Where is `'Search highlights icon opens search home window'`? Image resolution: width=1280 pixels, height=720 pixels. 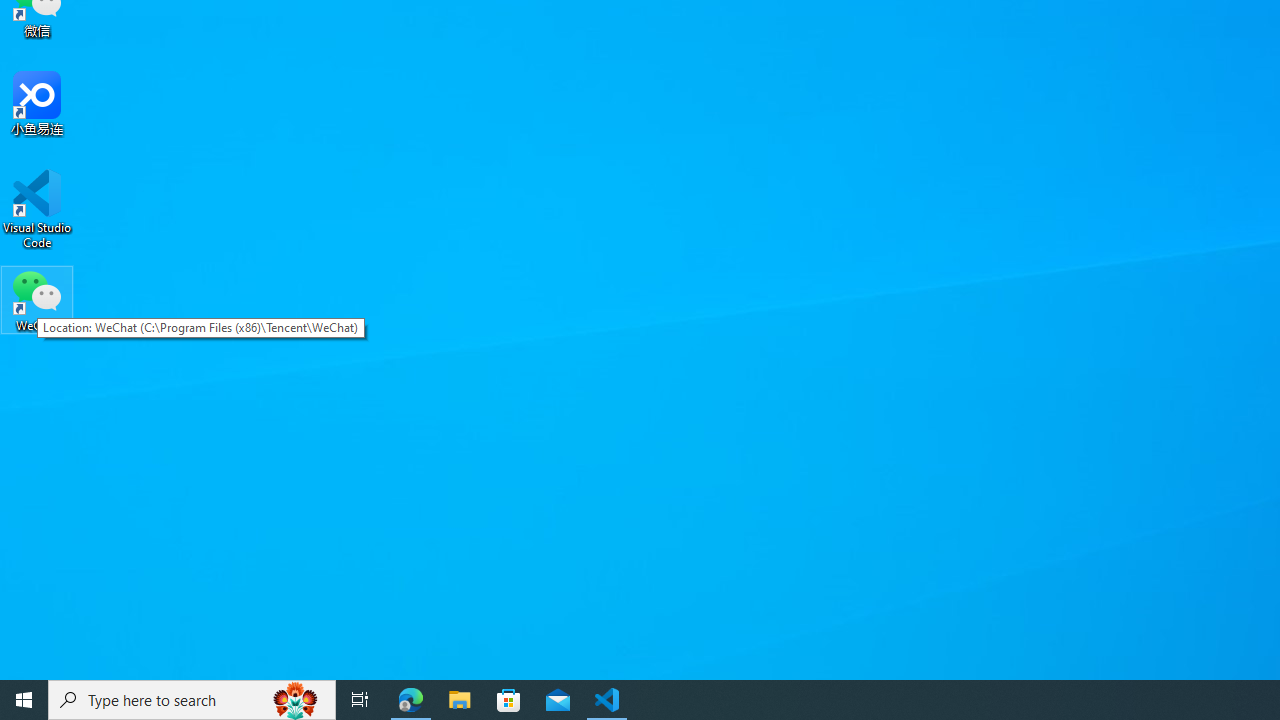 'Search highlights icon opens search home window' is located at coordinates (294, 698).